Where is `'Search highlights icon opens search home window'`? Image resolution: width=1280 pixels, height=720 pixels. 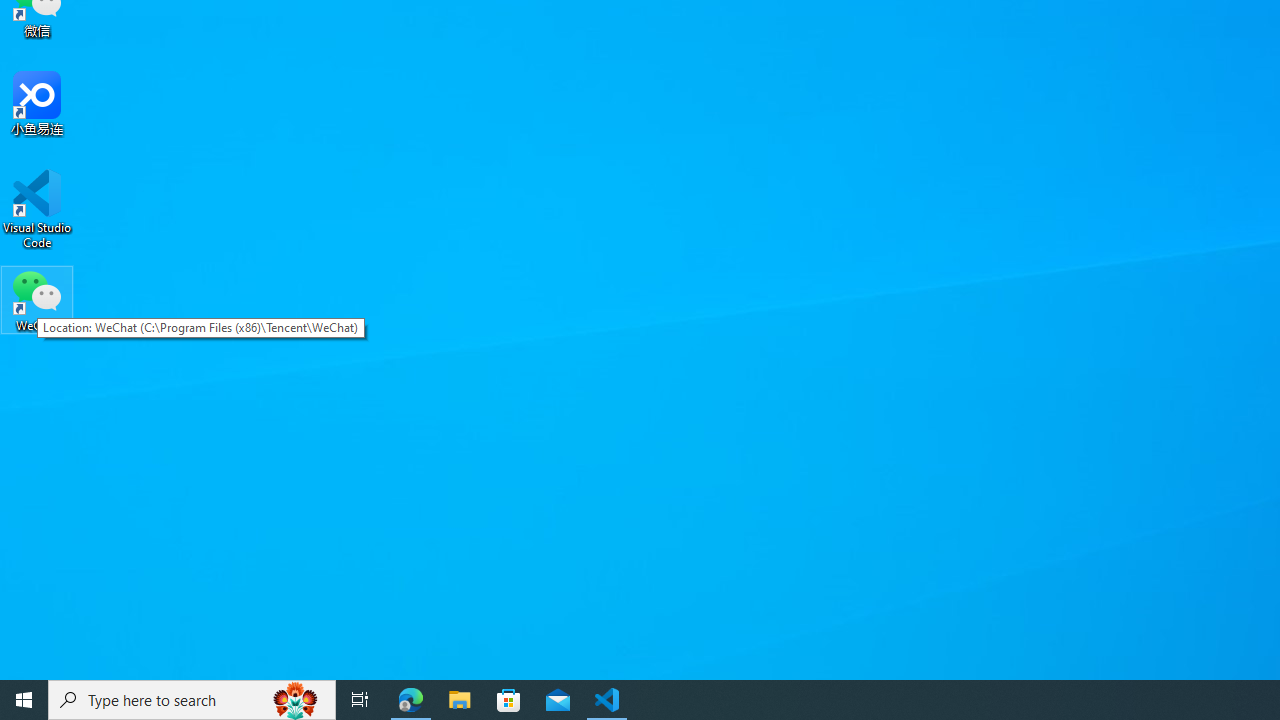 'Search highlights icon opens search home window' is located at coordinates (294, 698).